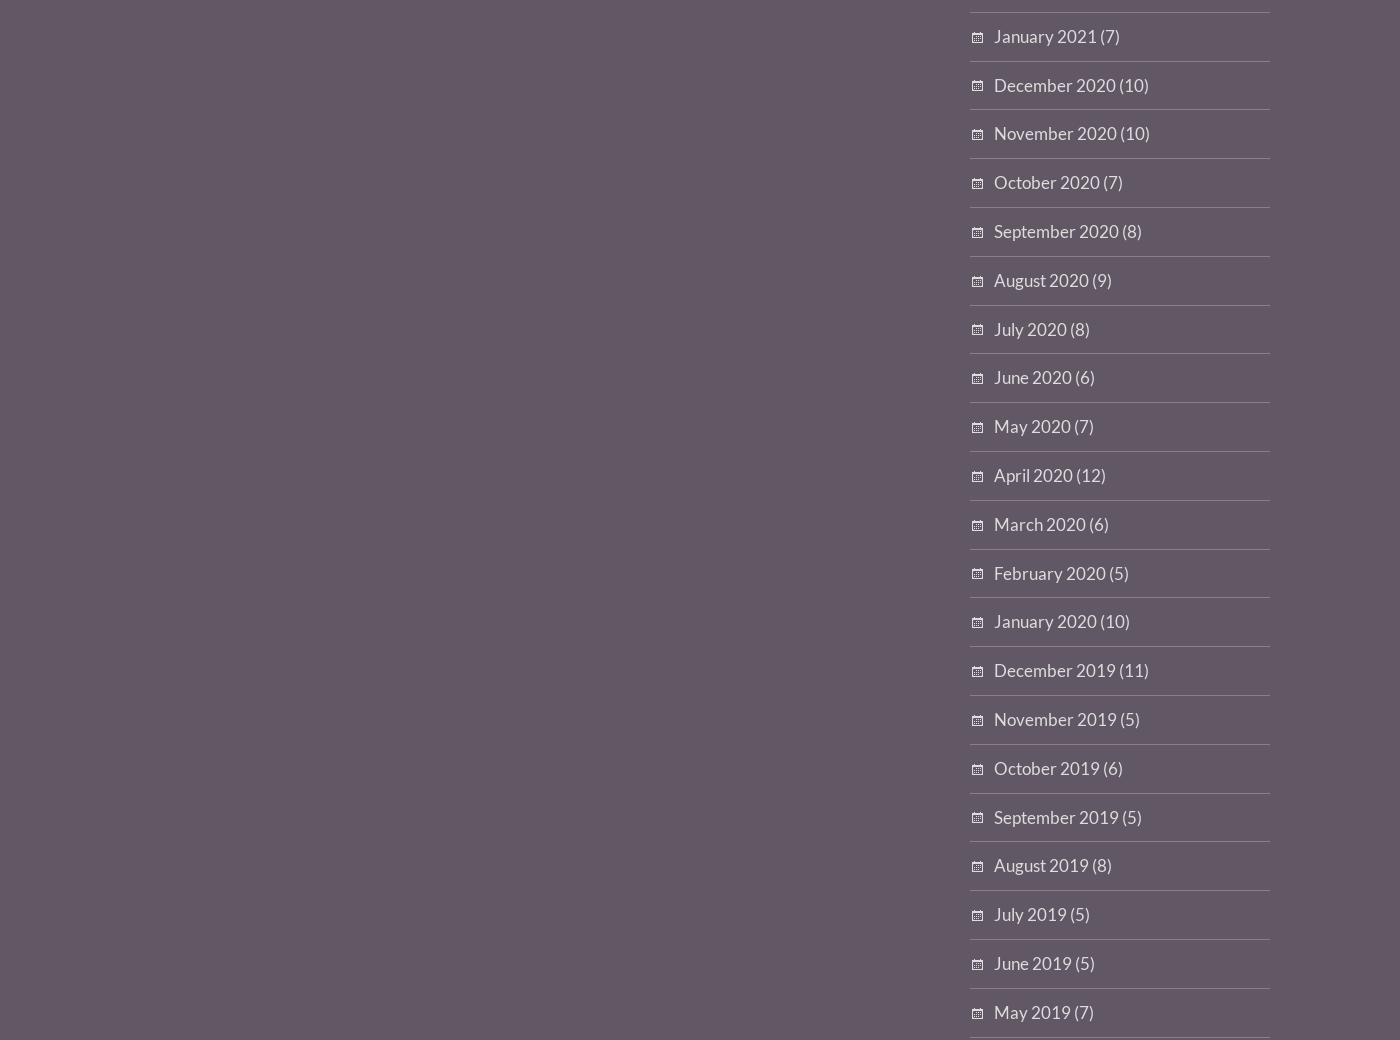  What do you see at coordinates (1033, 376) in the screenshot?
I see `'June 2020'` at bounding box center [1033, 376].